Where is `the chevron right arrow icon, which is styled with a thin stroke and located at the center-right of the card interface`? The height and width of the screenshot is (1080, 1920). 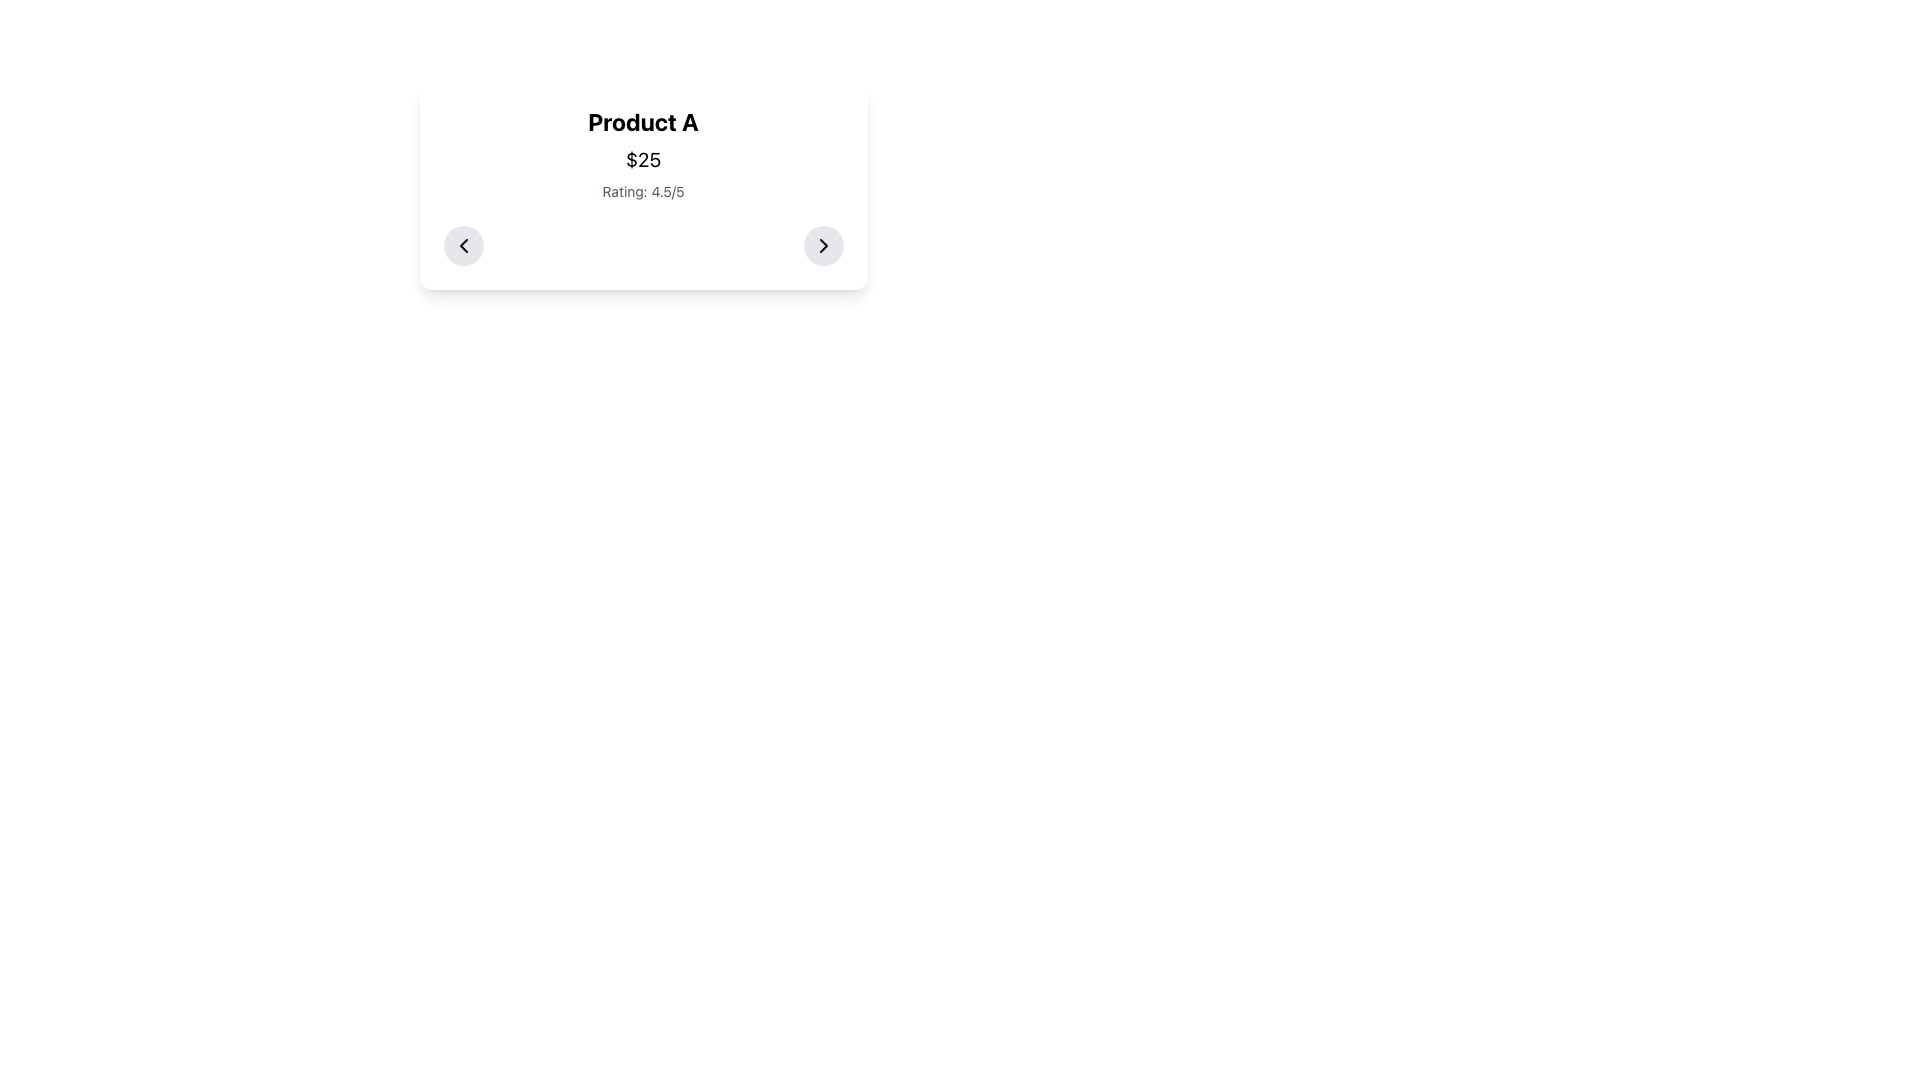
the chevron right arrow icon, which is styled with a thin stroke and located at the center-right of the card interface is located at coordinates (823, 245).